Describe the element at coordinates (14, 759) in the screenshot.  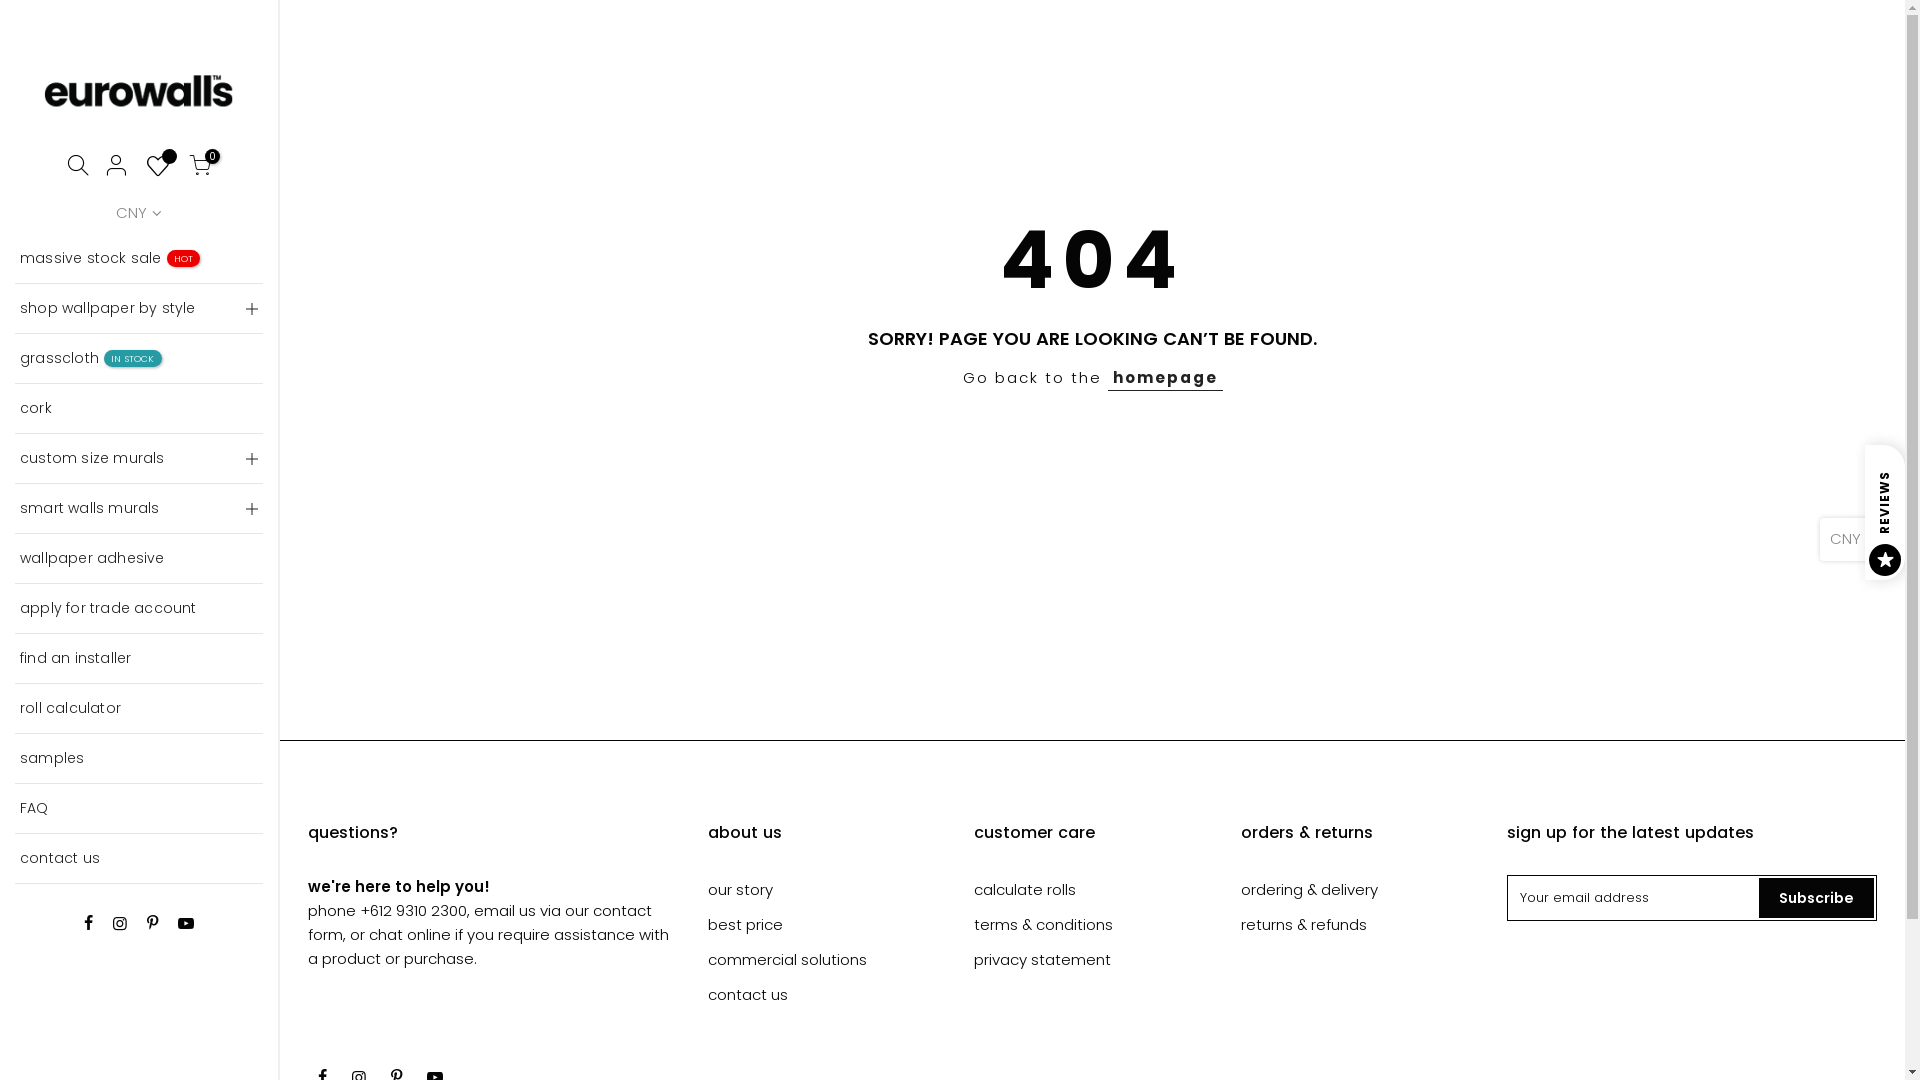
I see `'samples'` at that location.